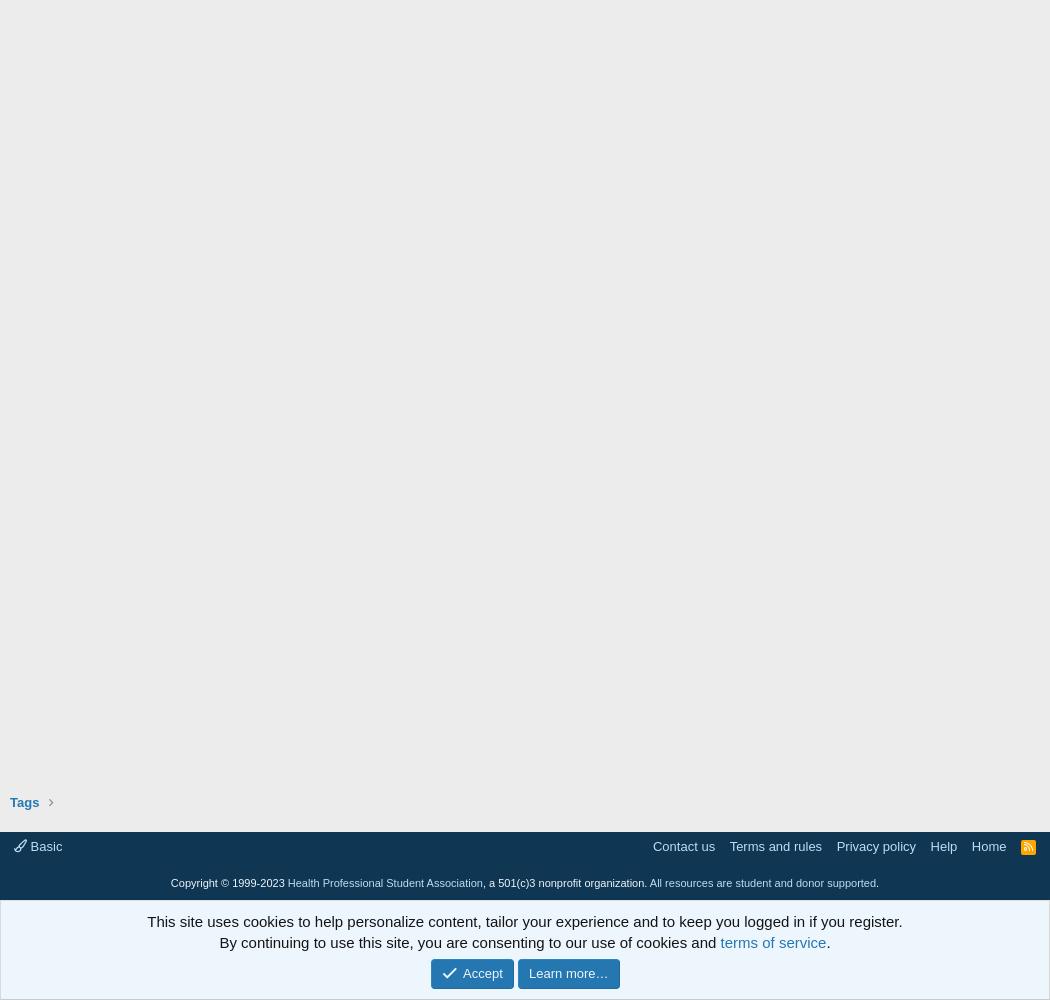  Describe the element at coordinates (683, 845) in the screenshot. I see `'Contact us'` at that location.